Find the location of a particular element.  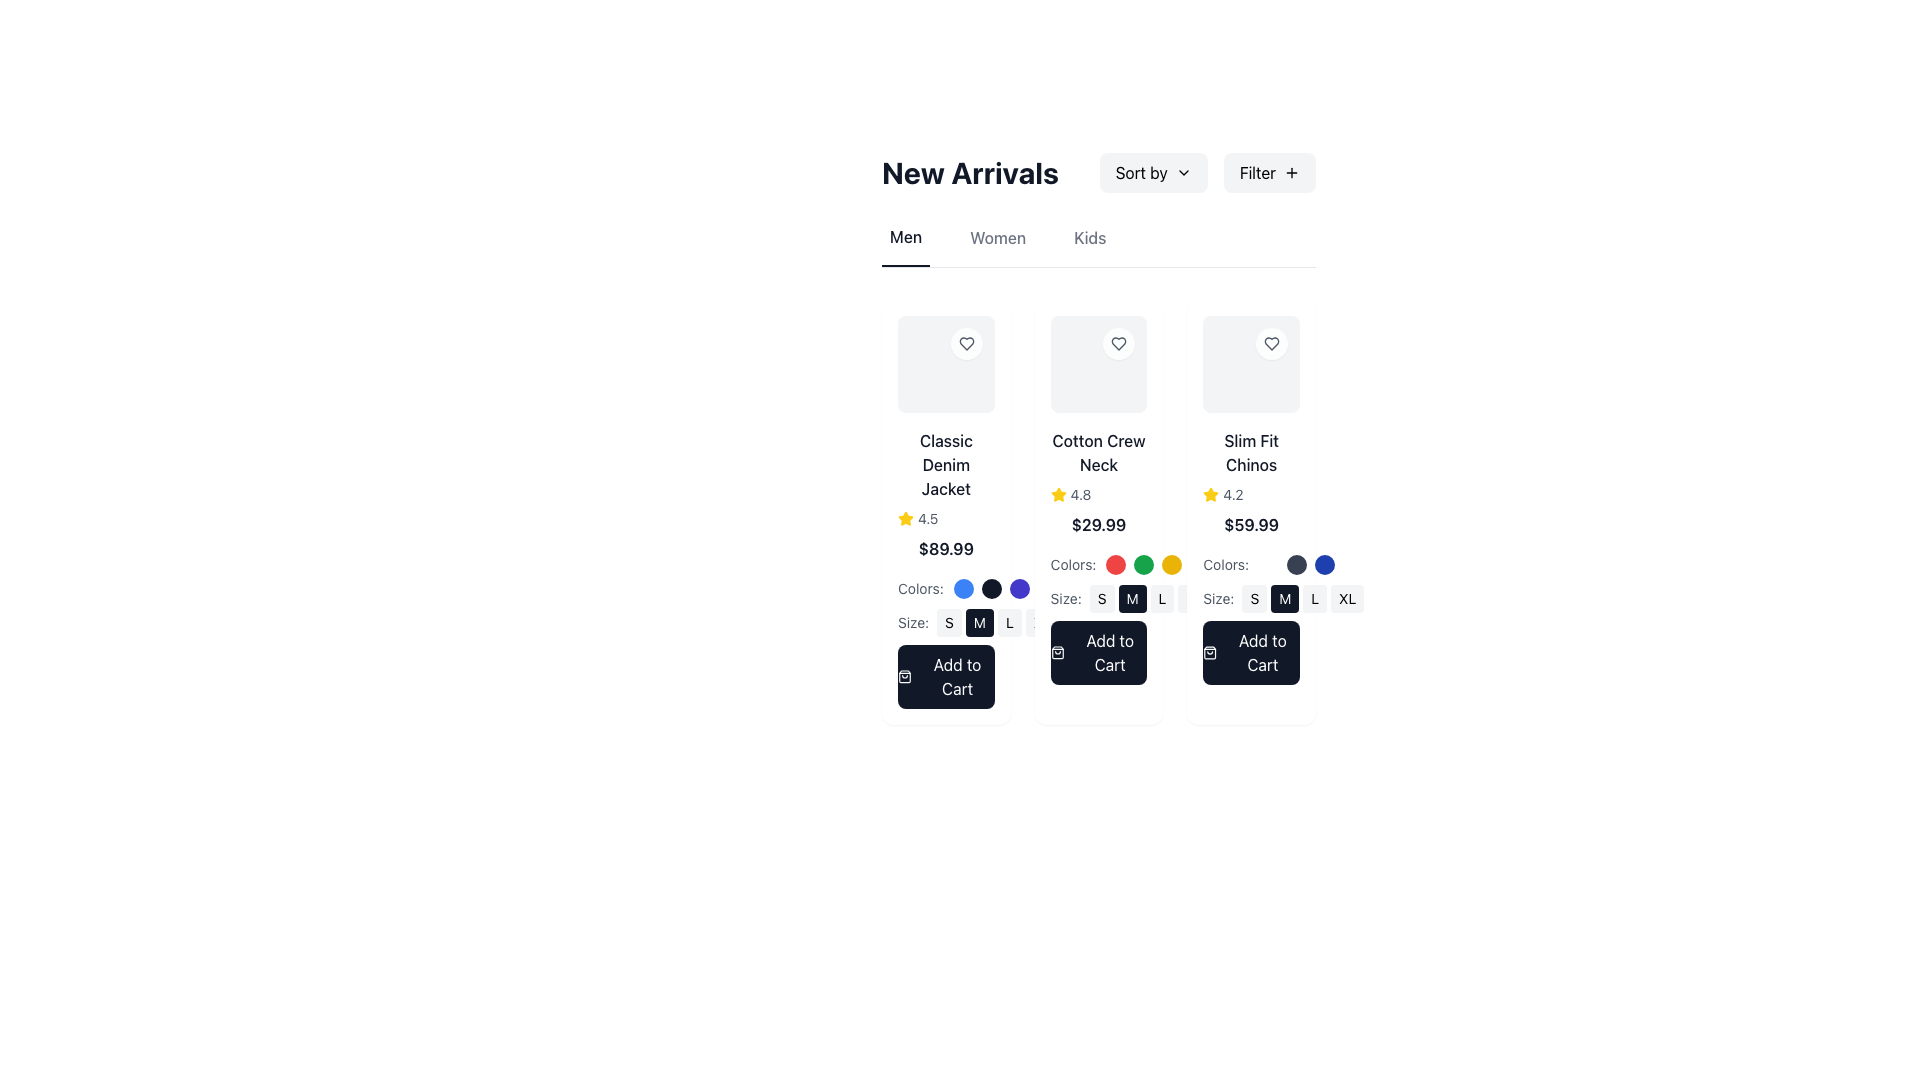

the filter button located to the right of the 'Sort by' button in the upper-right section of the interface is located at coordinates (1268, 172).